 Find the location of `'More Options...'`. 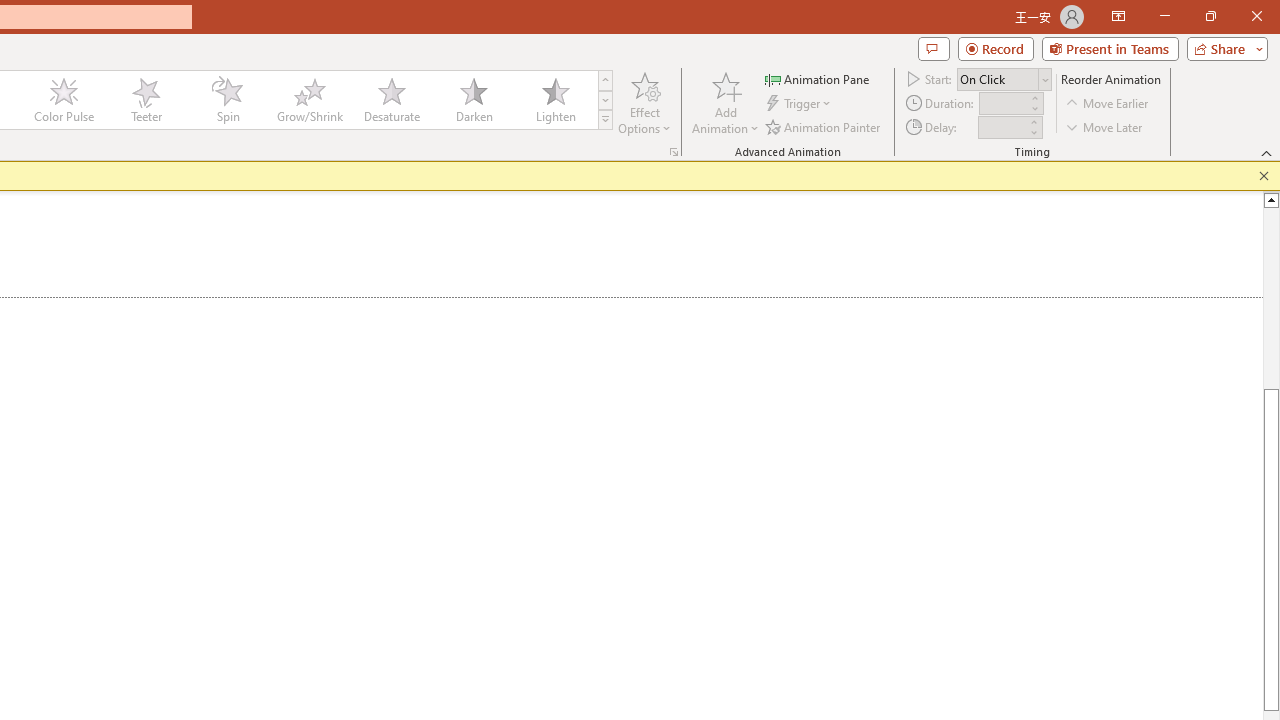

'More Options...' is located at coordinates (673, 150).